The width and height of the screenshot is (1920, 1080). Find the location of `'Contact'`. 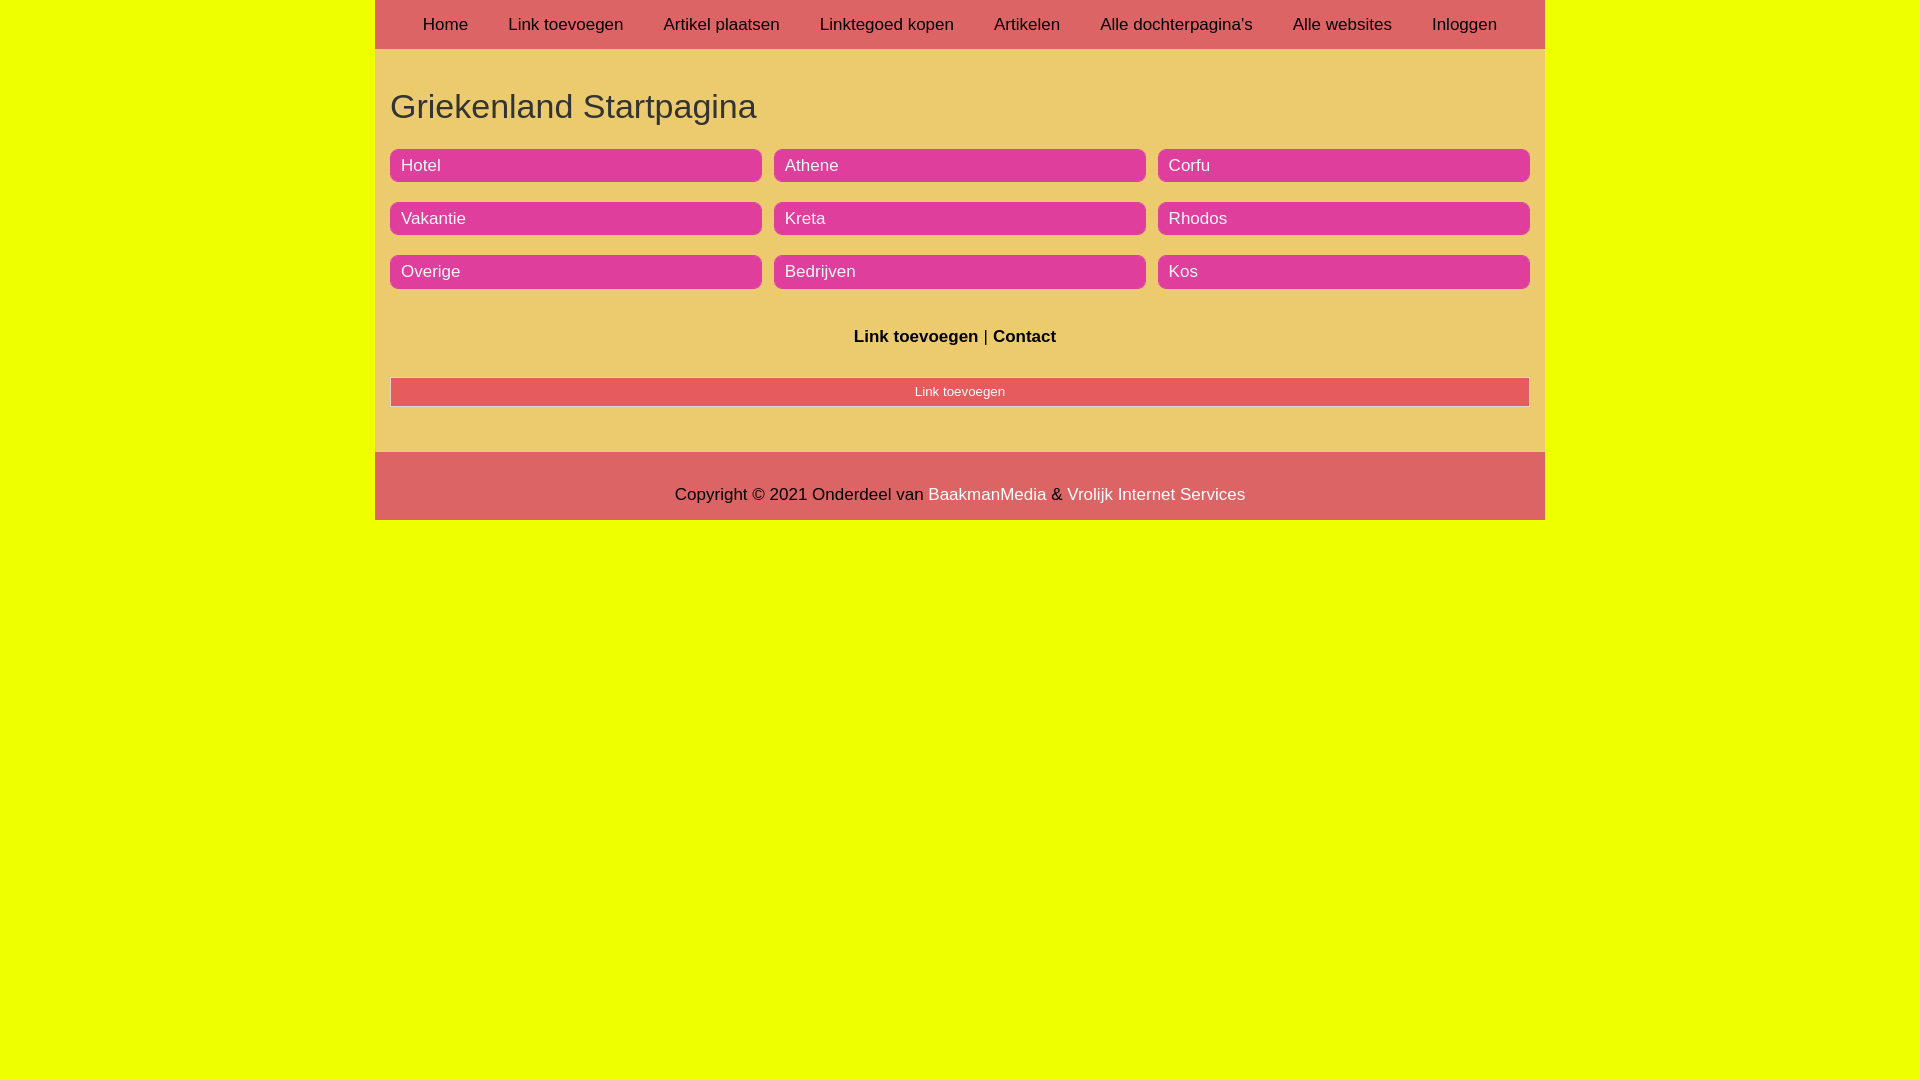

'Contact' is located at coordinates (1024, 335).